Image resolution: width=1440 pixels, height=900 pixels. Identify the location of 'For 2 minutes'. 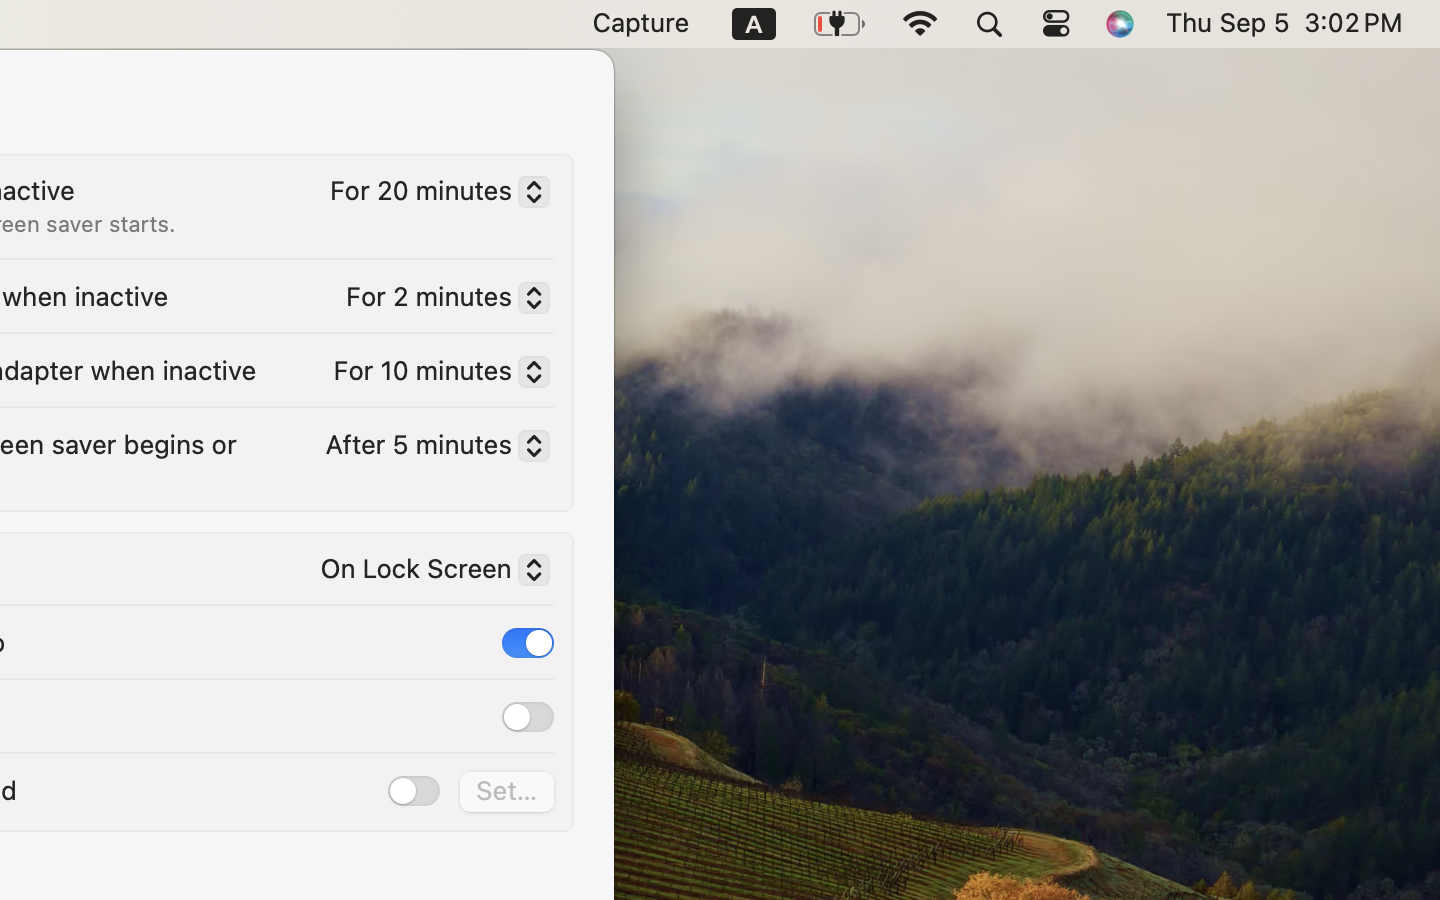
(440, 299).